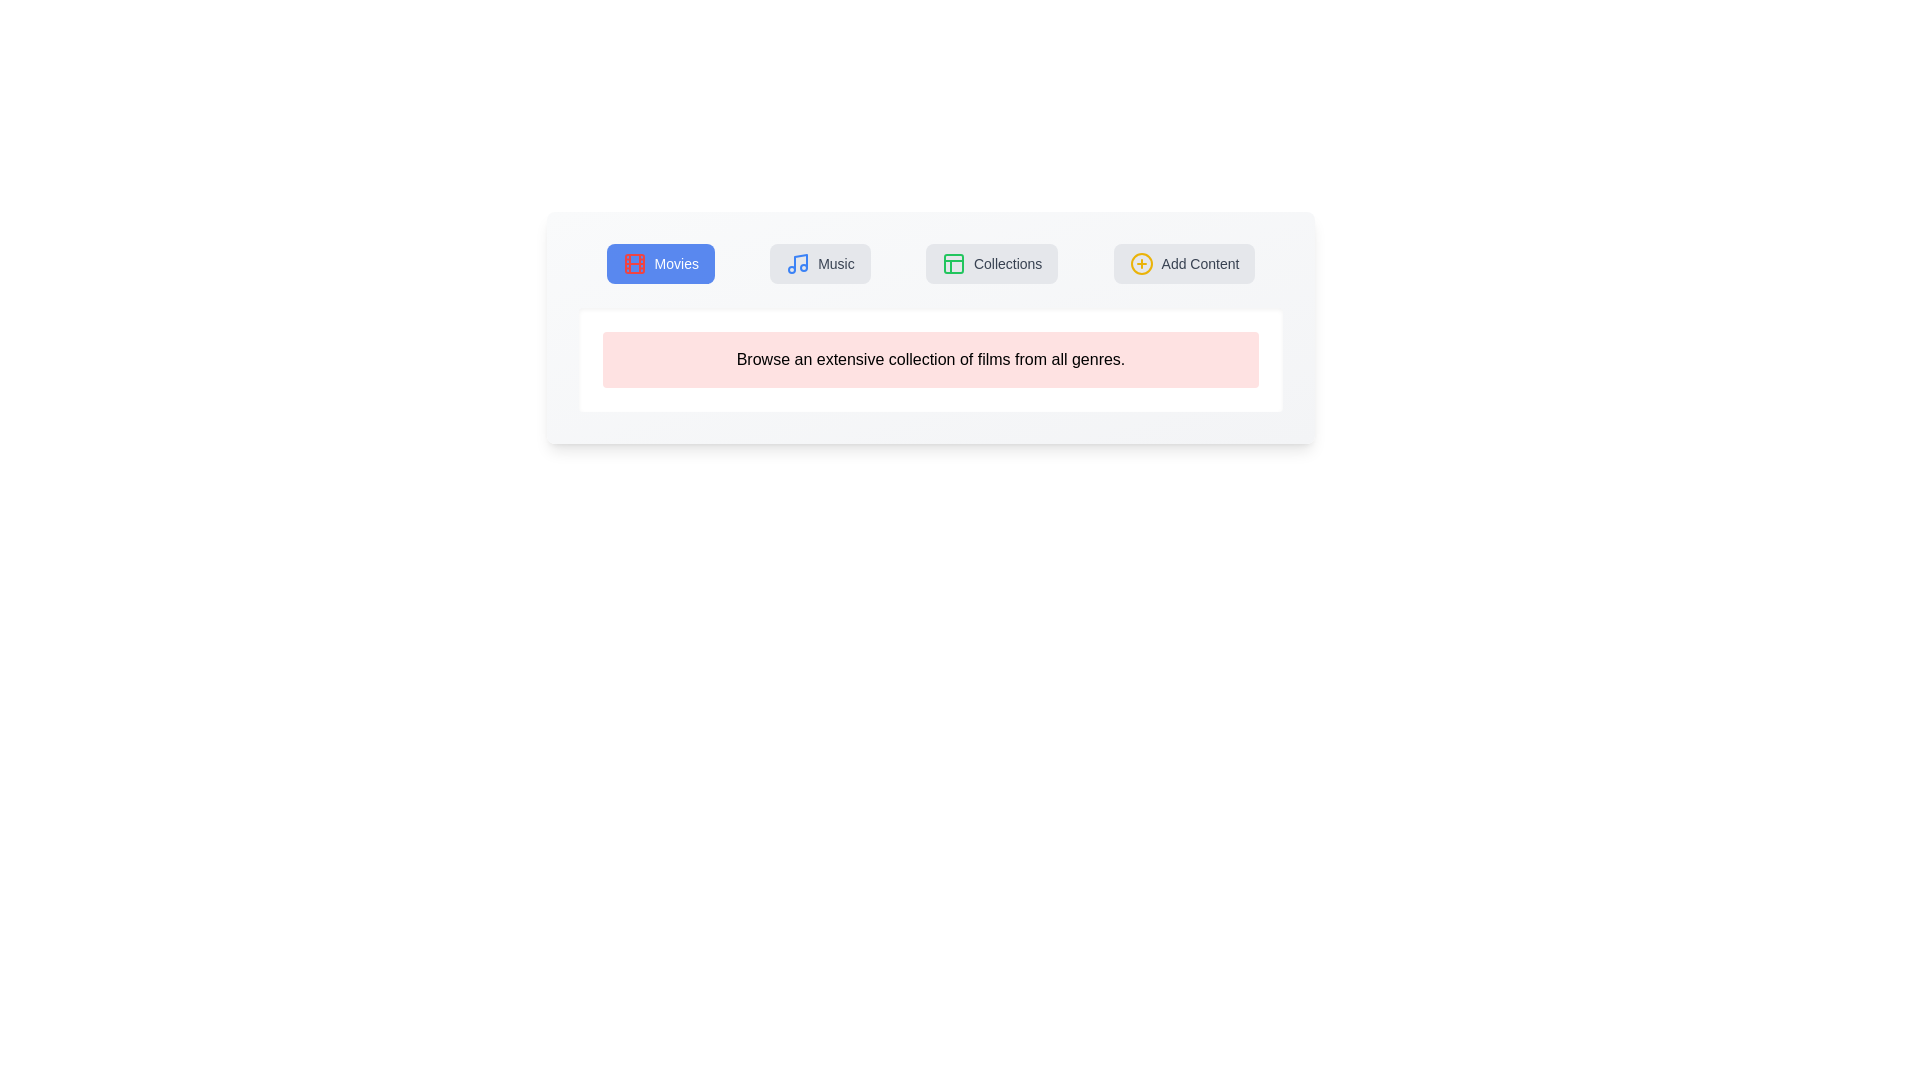  What do you see at coordinates (1184, 262) in the screenshot?
I see `the tab labeled Add Content to navigate to its corresponding section` at bounding box center [1184, 262].